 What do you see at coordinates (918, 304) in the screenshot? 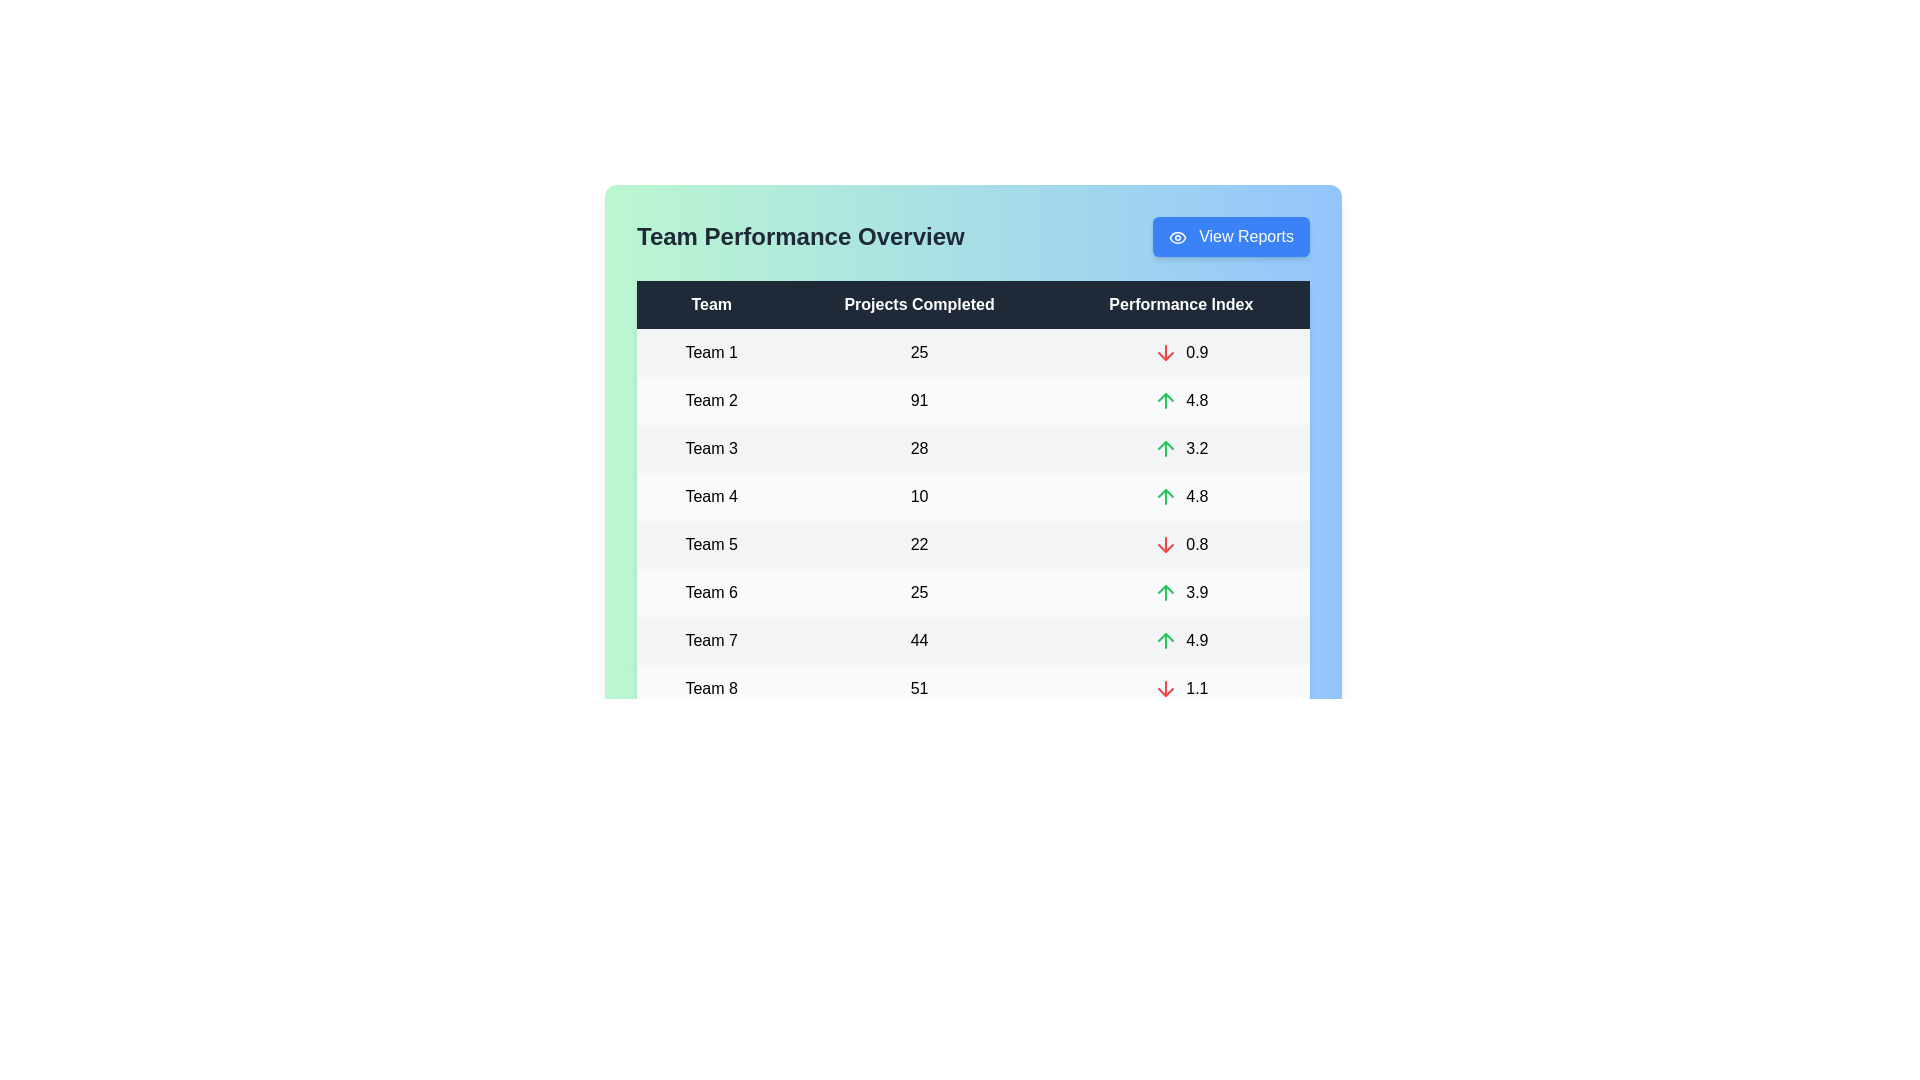
I see `the table header to sort the table by Projects Completed column` at bounding box center [918, 304].